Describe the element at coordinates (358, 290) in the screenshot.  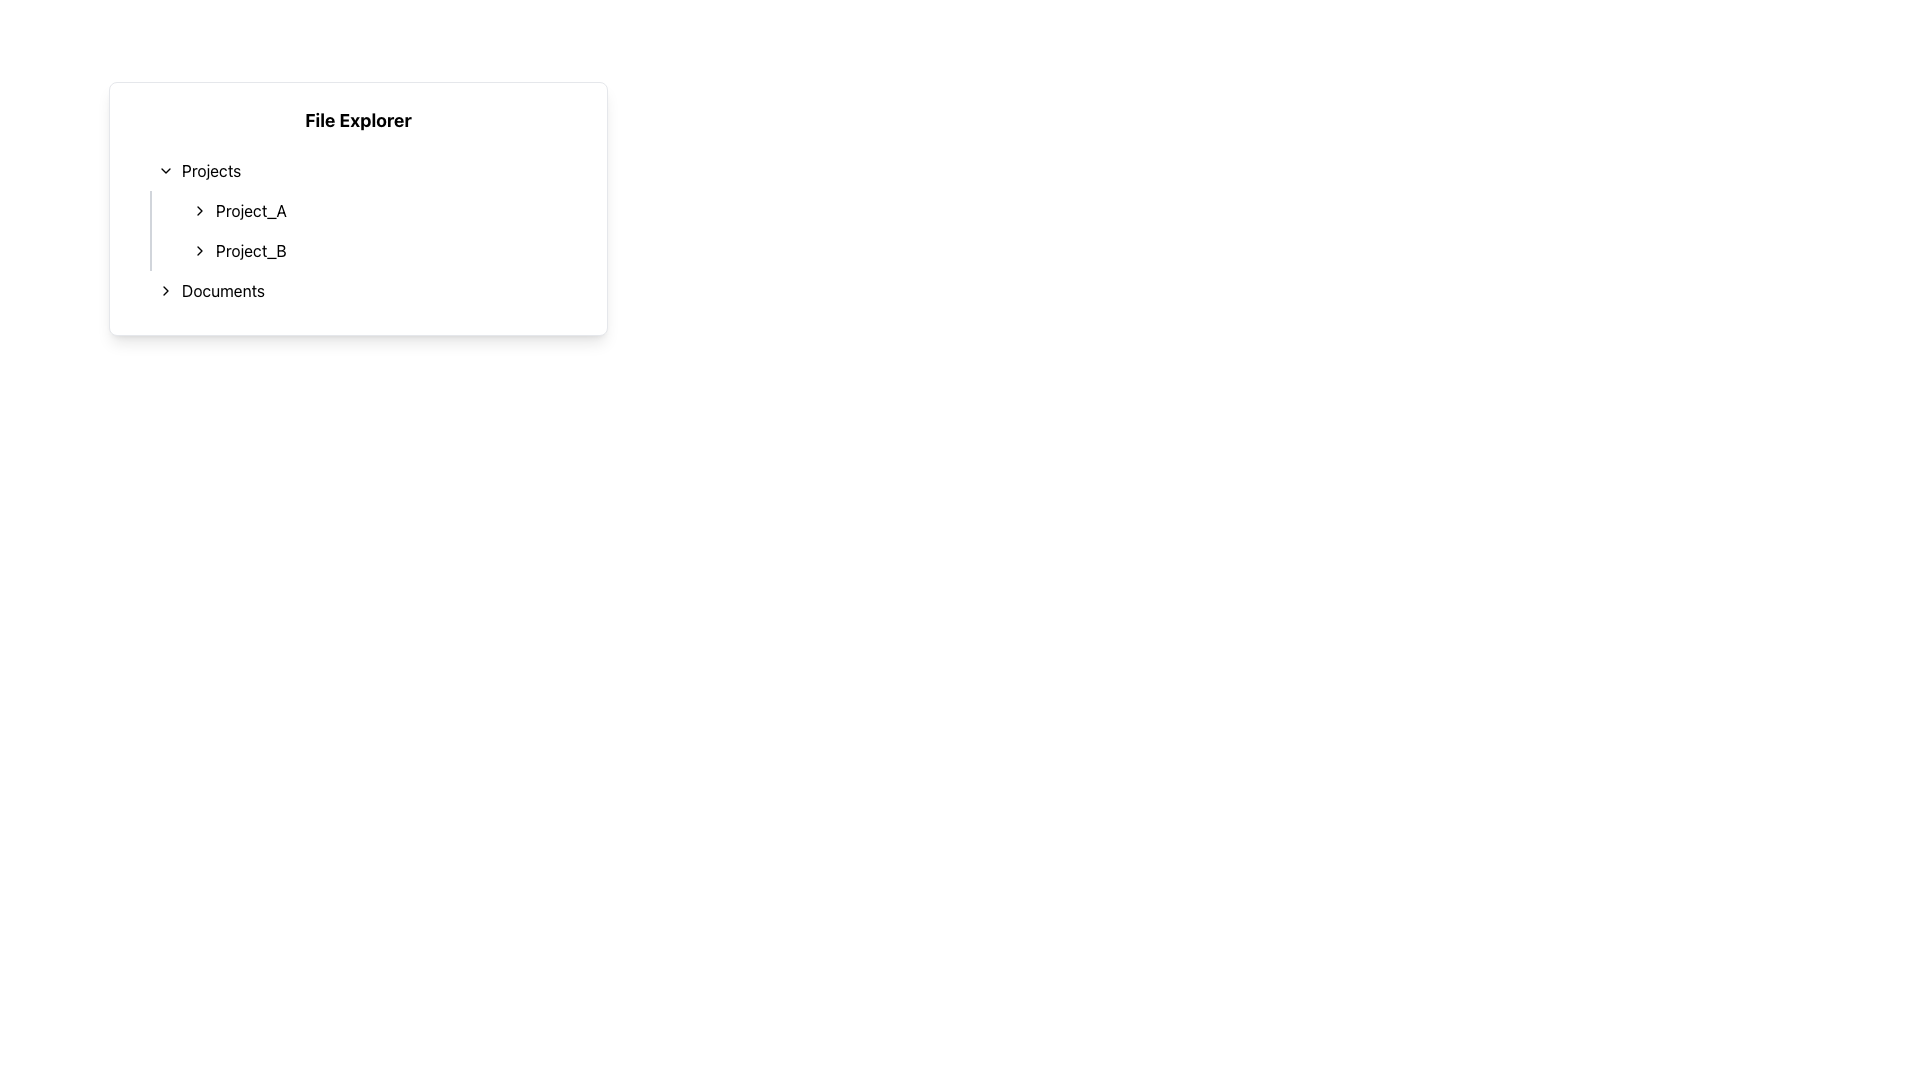
I see `the 'Documents' collapsible menu item in the 'Projects' section of the 'File Explorer', which has a light hover effect and is located below 'Project_B'` at that location.